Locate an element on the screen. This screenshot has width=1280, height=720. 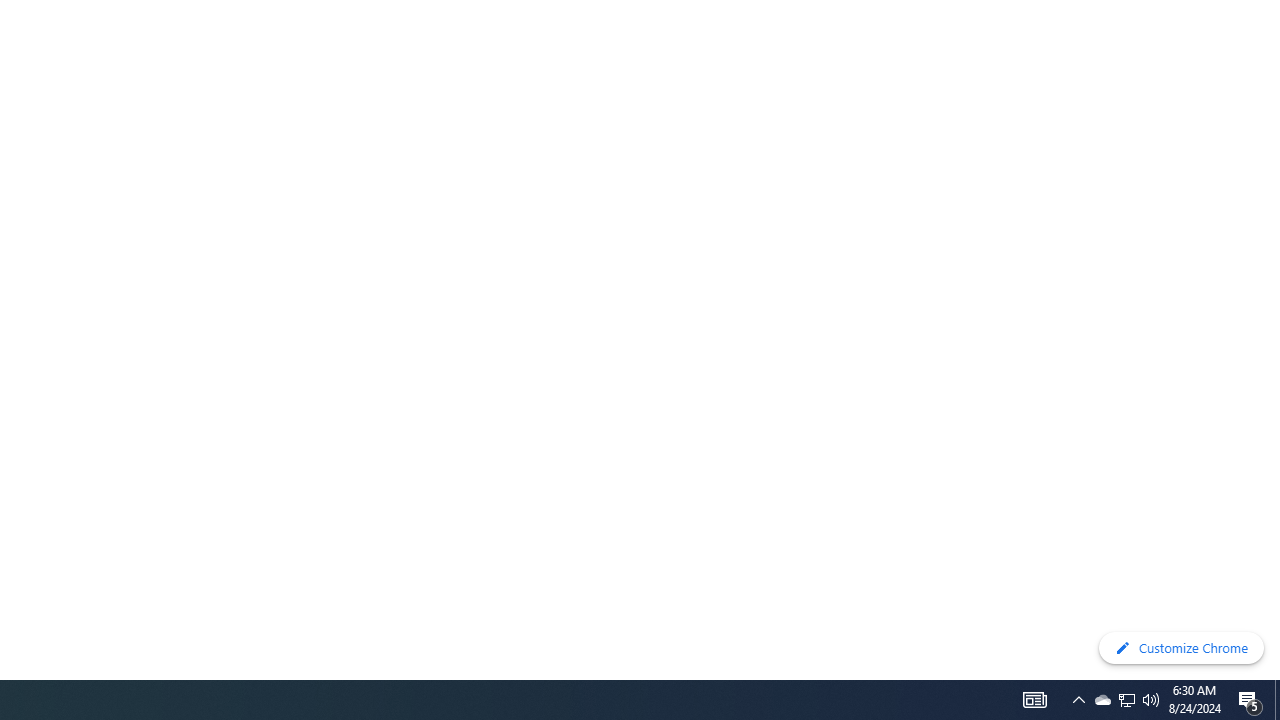
'Customize Chrome' is located at coordinates (1181, 648).